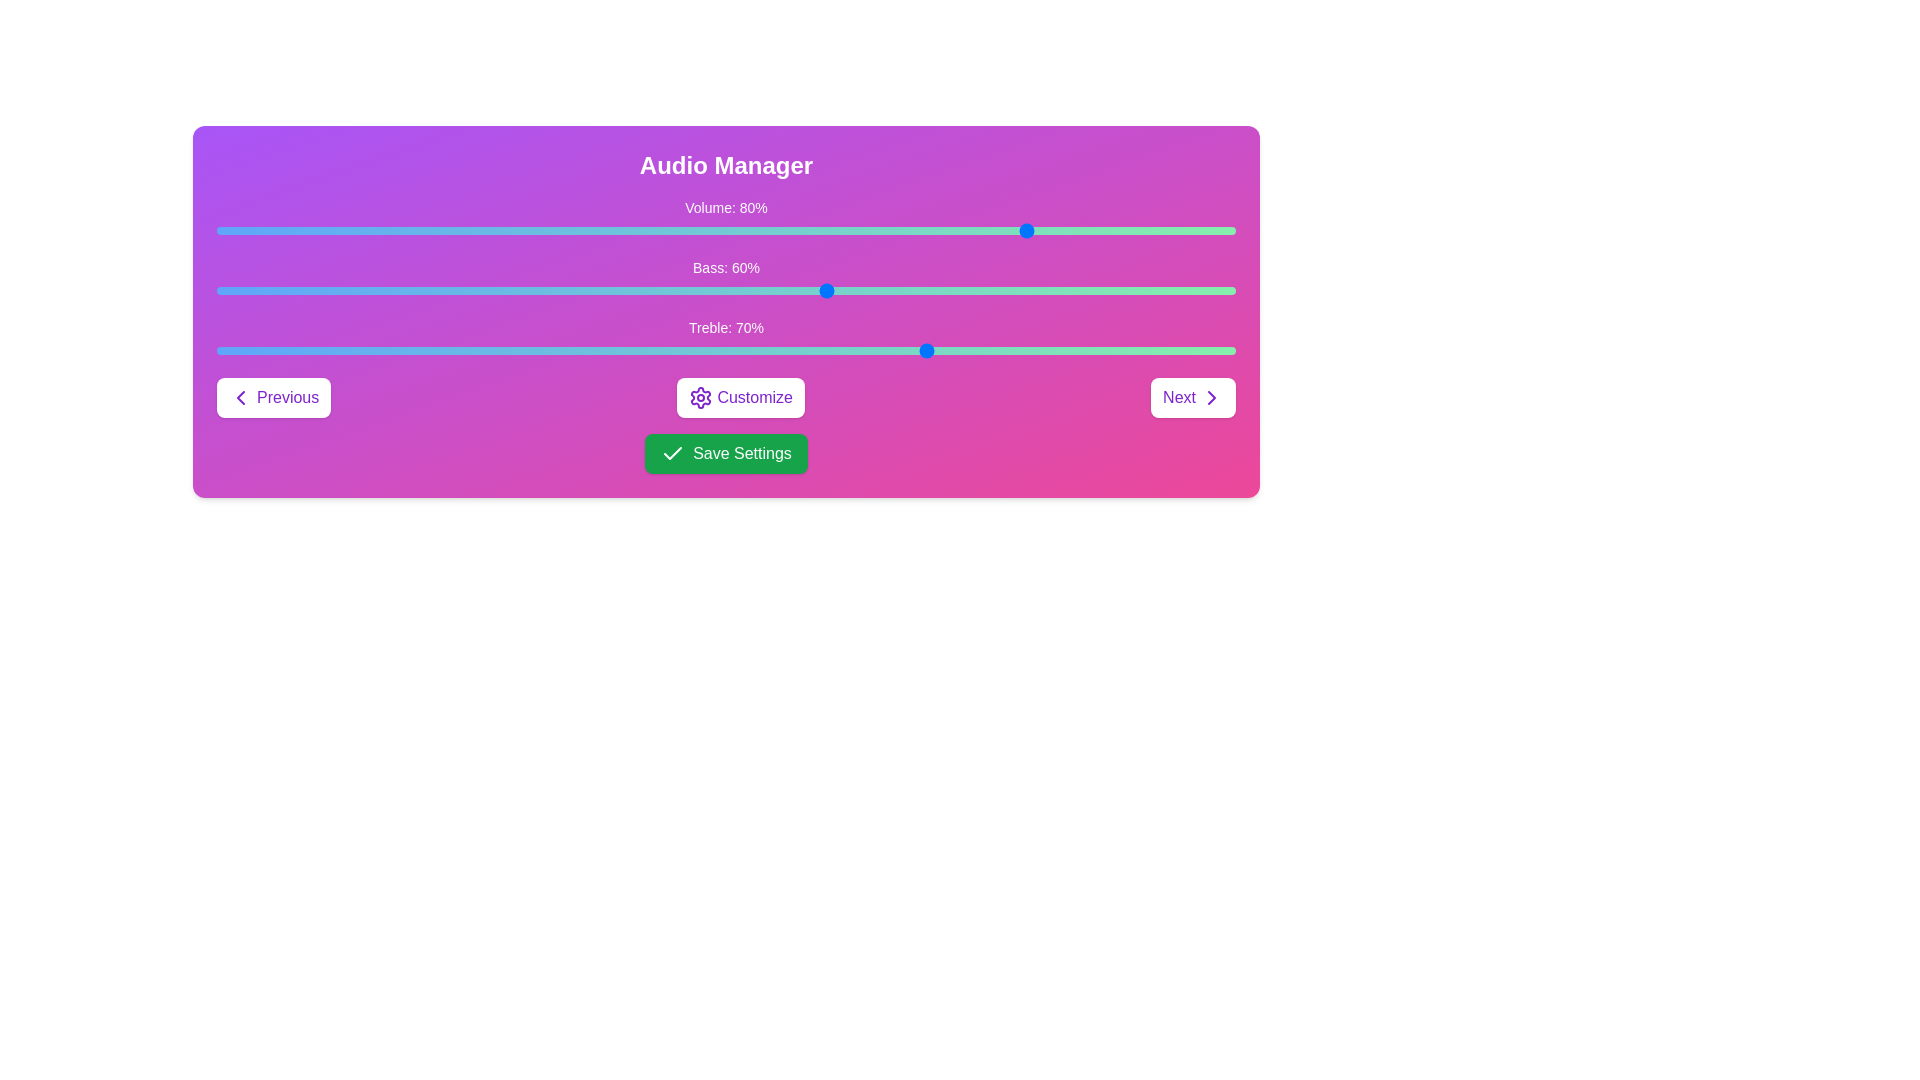 This screenshot has height=1080, width=1920. What do you see at coordinates (240, 397) in the screenshot?
I see `the decorative arrow icon located inside the 'Previous' button on the left-hand side of the button text` at bounding box center [240, 397].